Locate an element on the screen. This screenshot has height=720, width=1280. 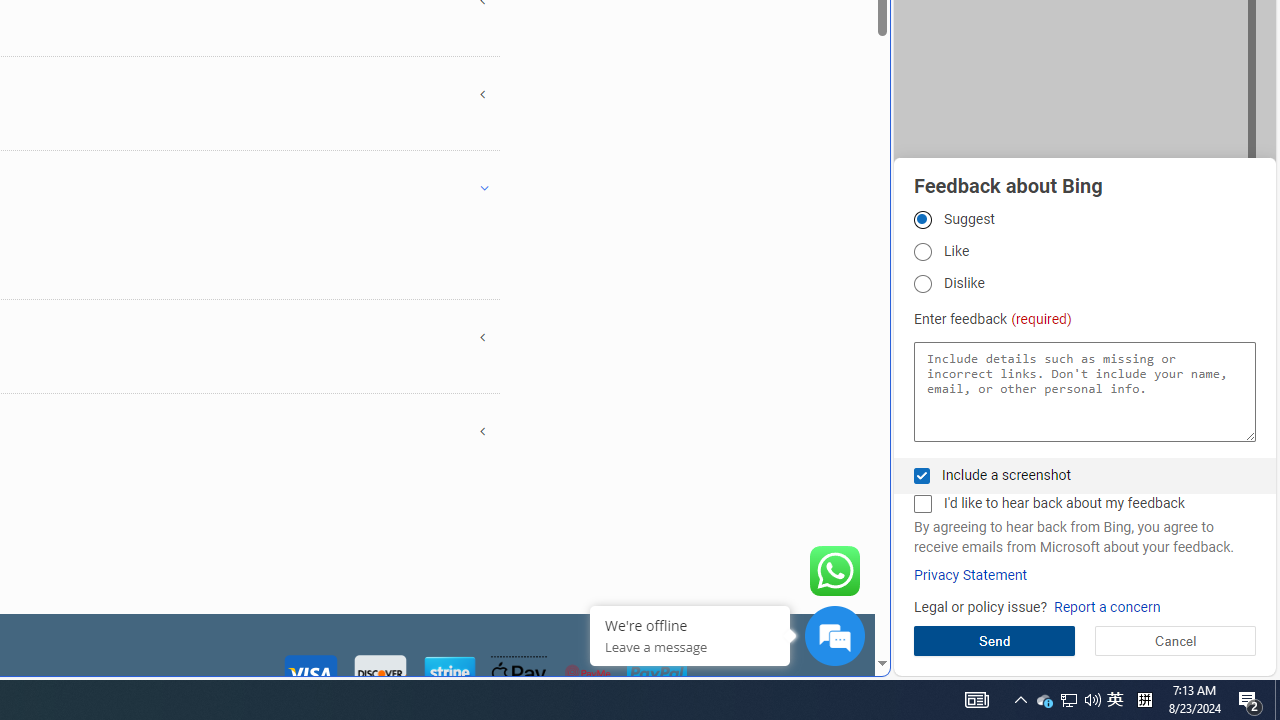
'Like' is located at coordinates (921, 250).